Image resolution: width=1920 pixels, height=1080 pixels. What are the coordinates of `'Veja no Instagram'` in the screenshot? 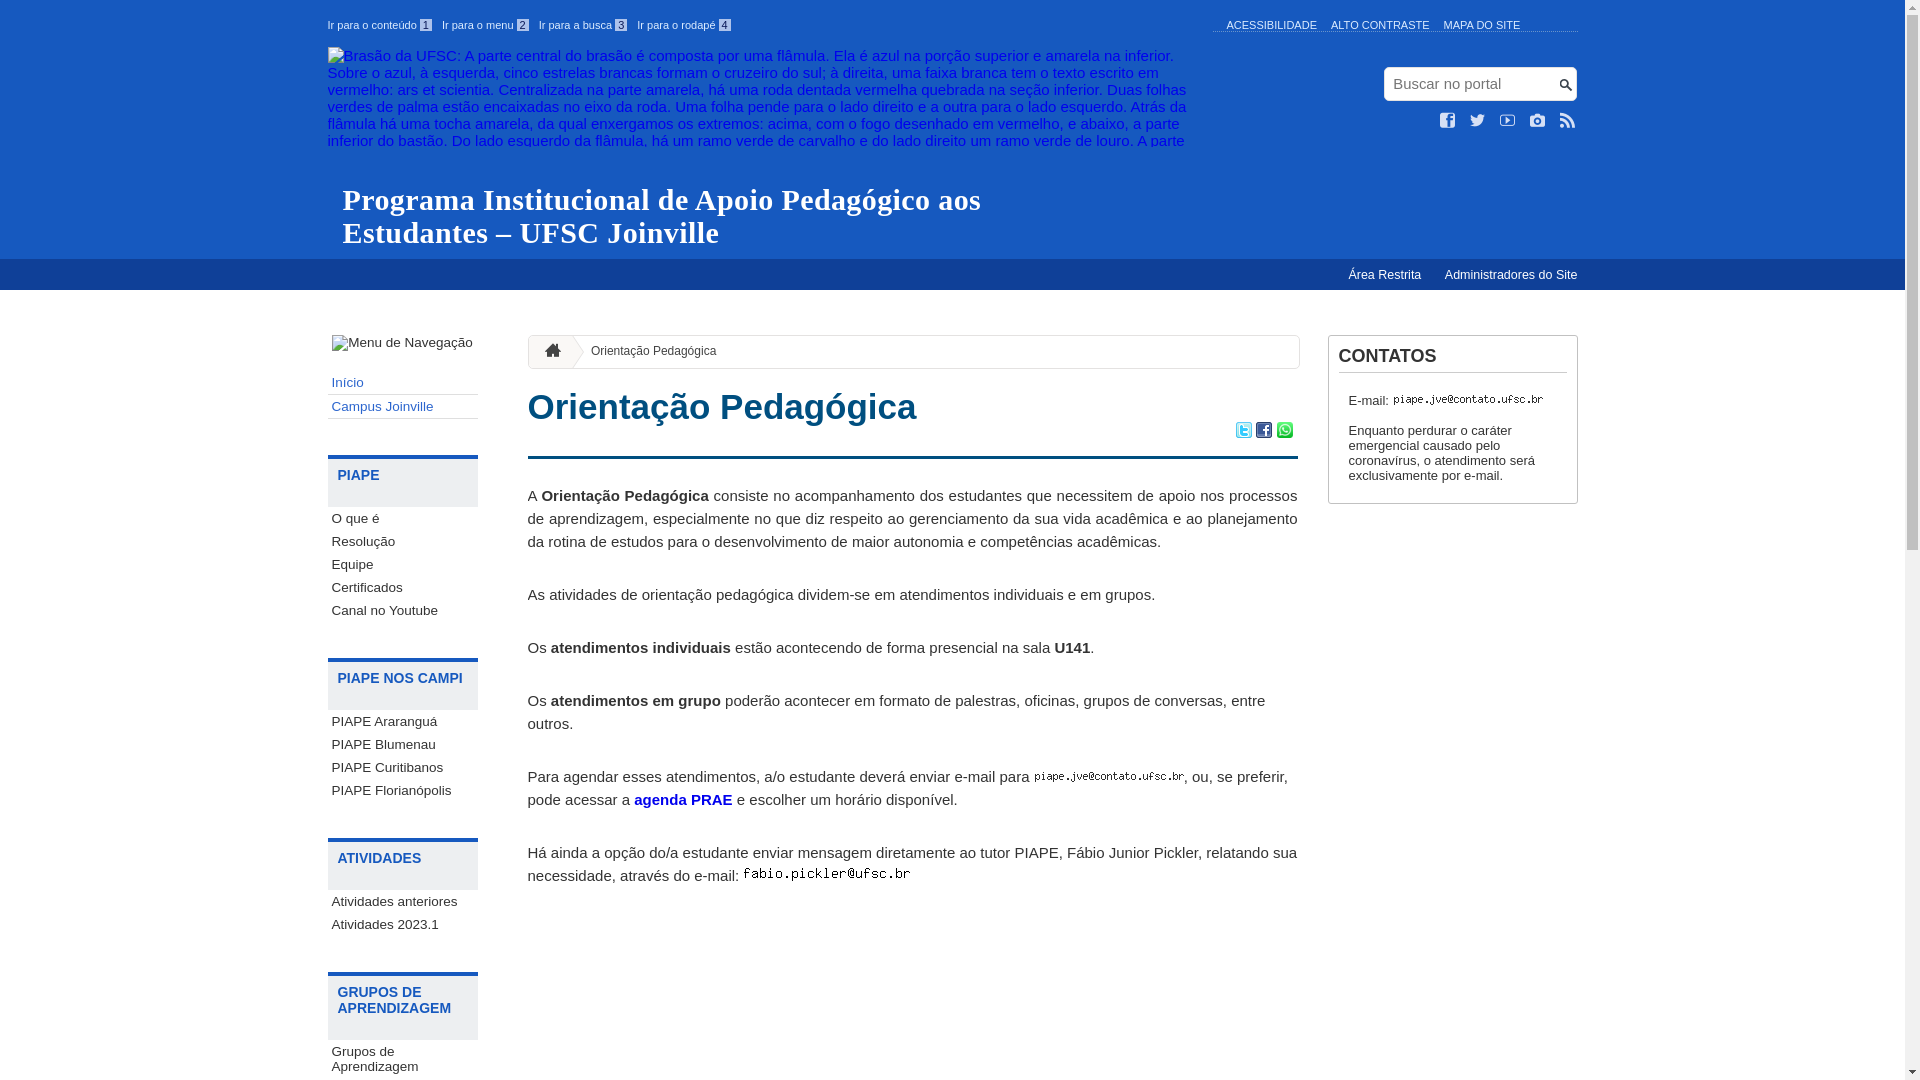 It's located at (1536, 120).